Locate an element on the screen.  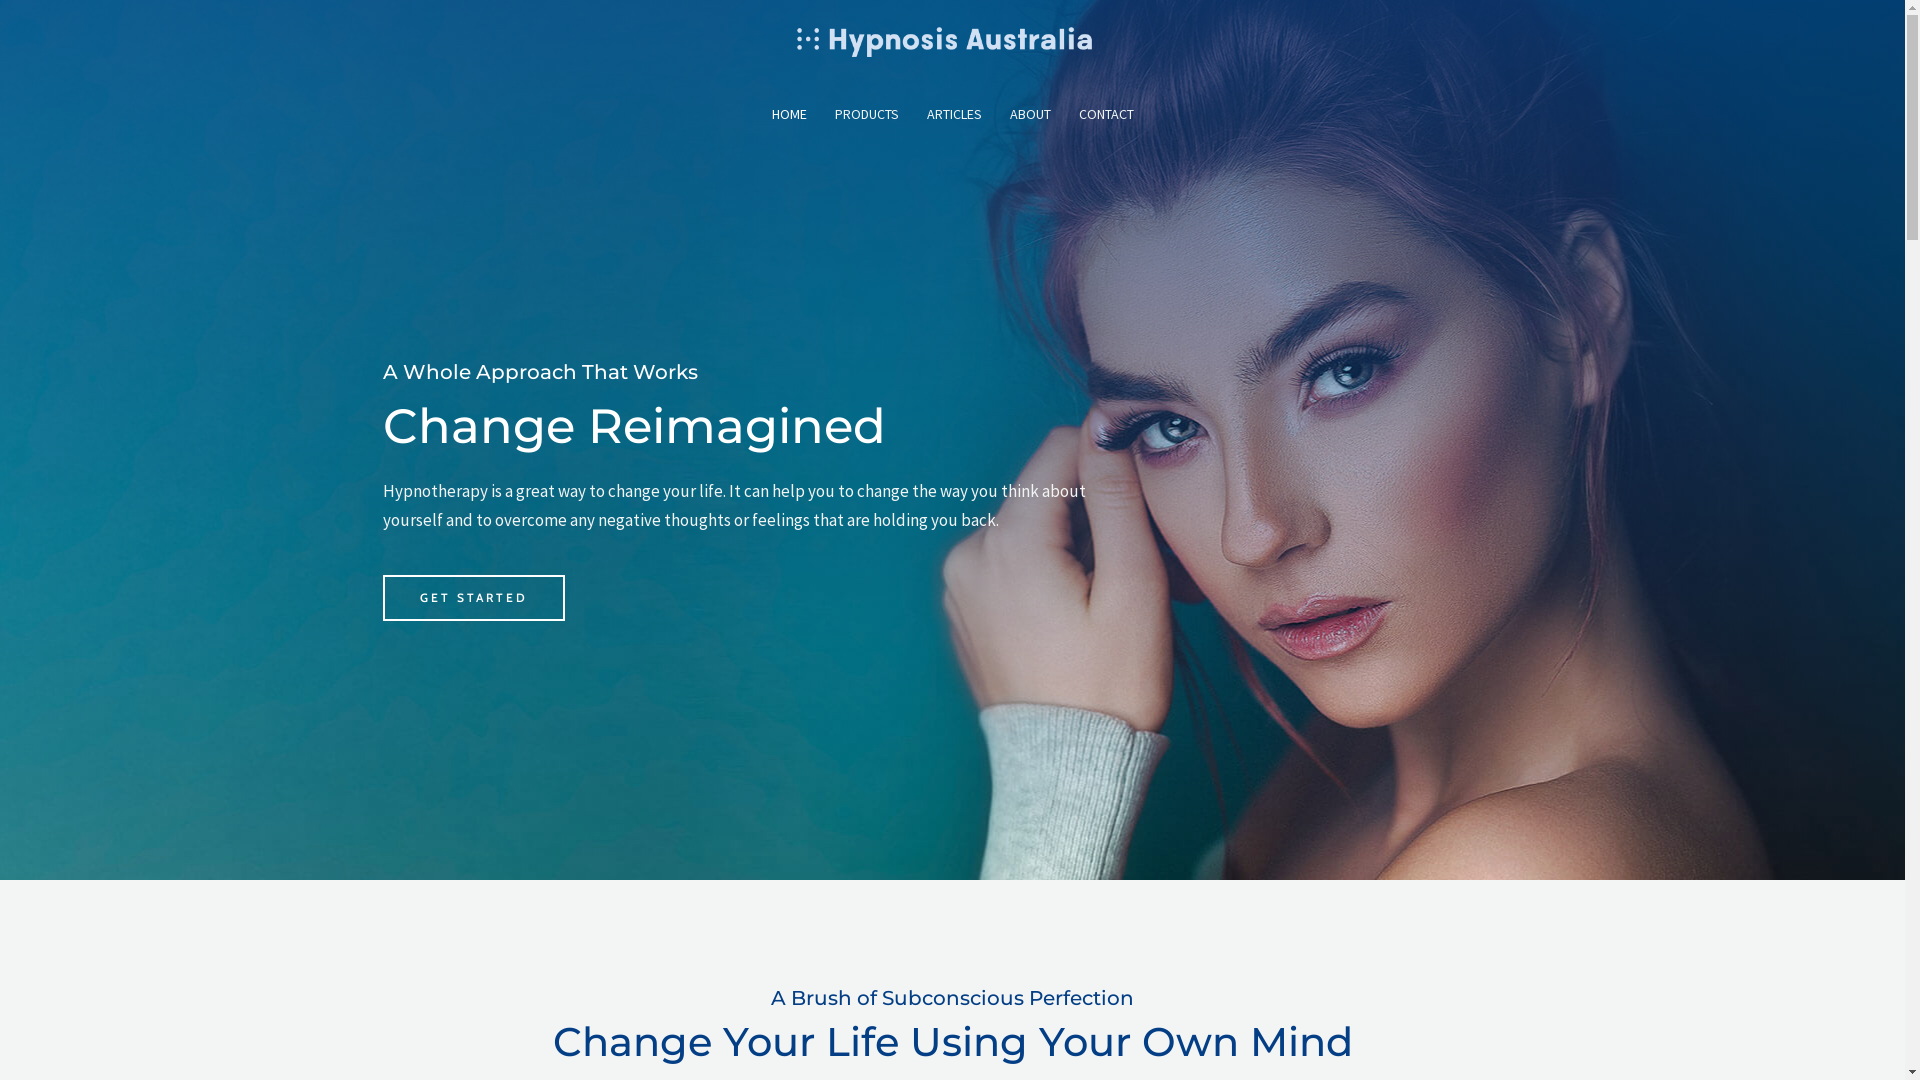
'HOME' is located at coordinates (788, 114).